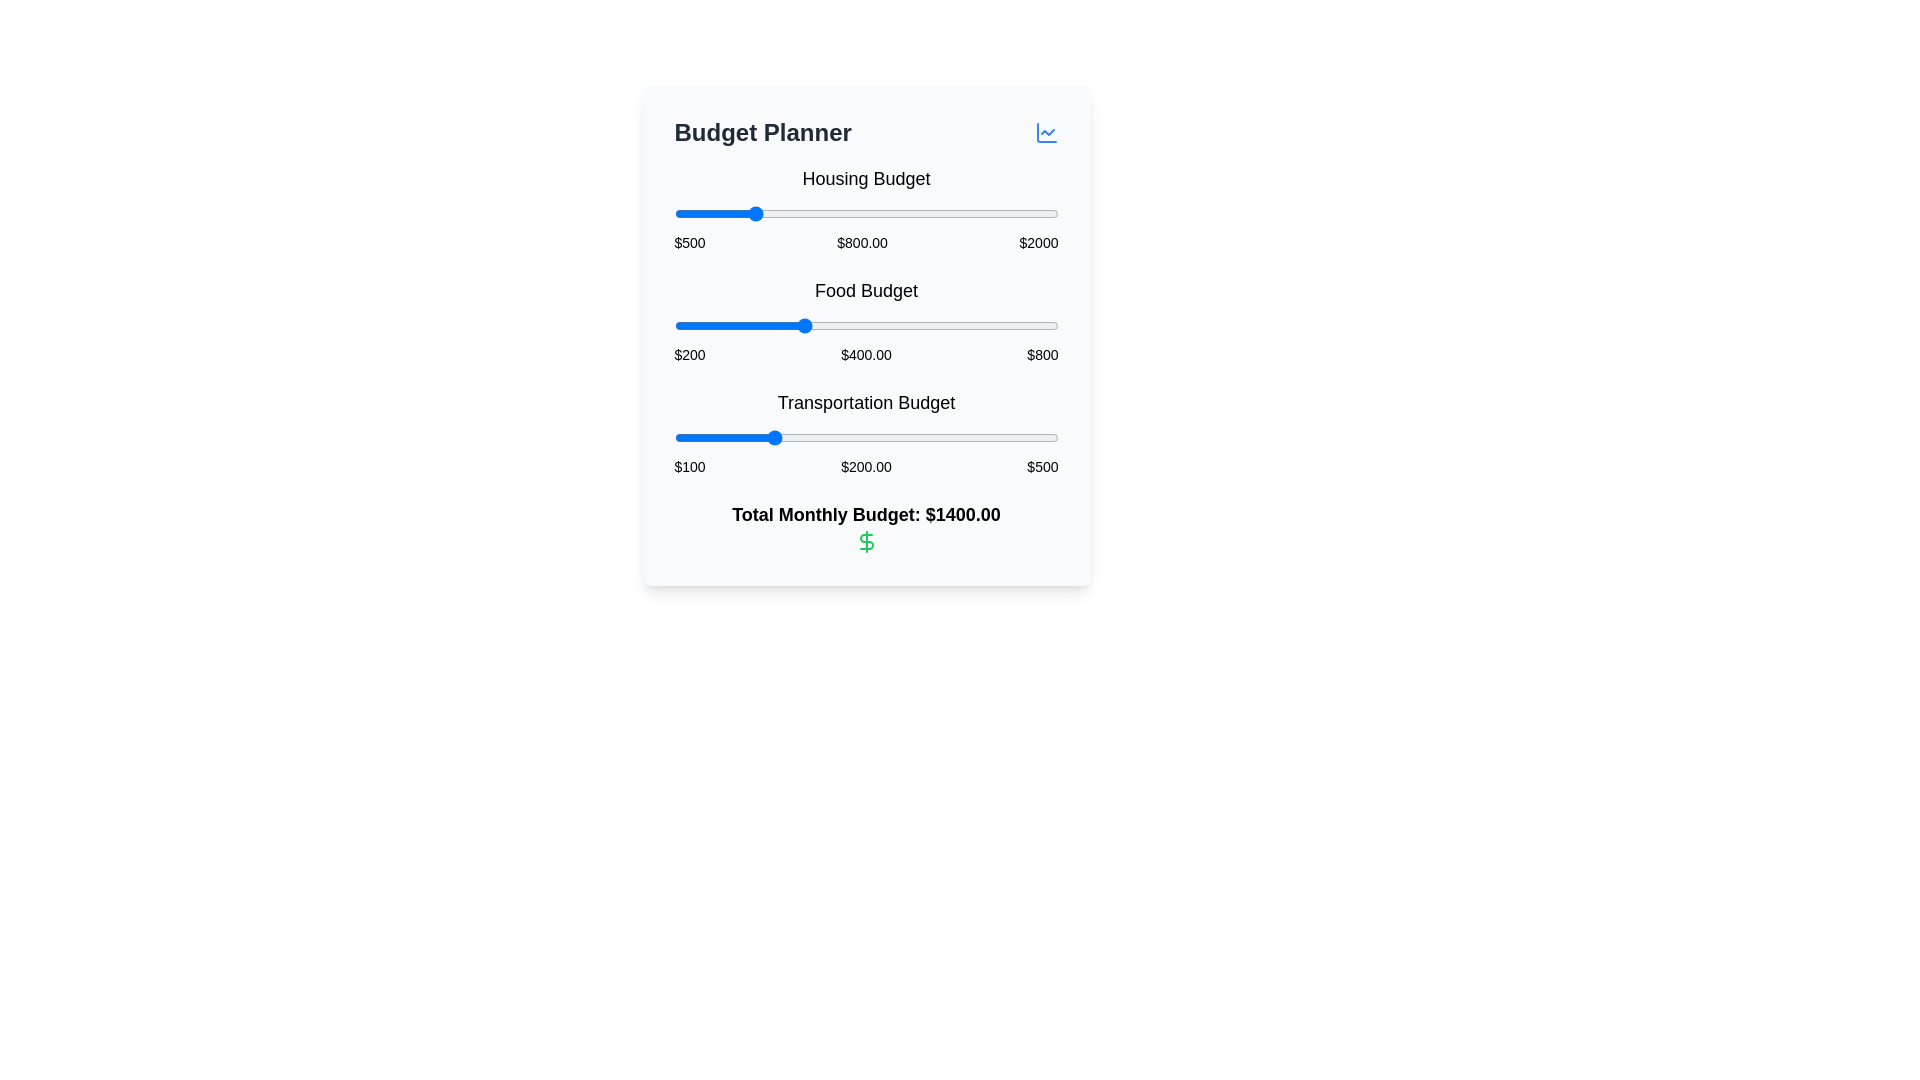 This screenshot has height=1080, width=1920. What do you see at coordinates (690, 353) in the screenshot?
I see `the text label displaying '$200' styled in black font, positioned leftmost under the 'Food Budget' section` at bounding box center [690, 353].